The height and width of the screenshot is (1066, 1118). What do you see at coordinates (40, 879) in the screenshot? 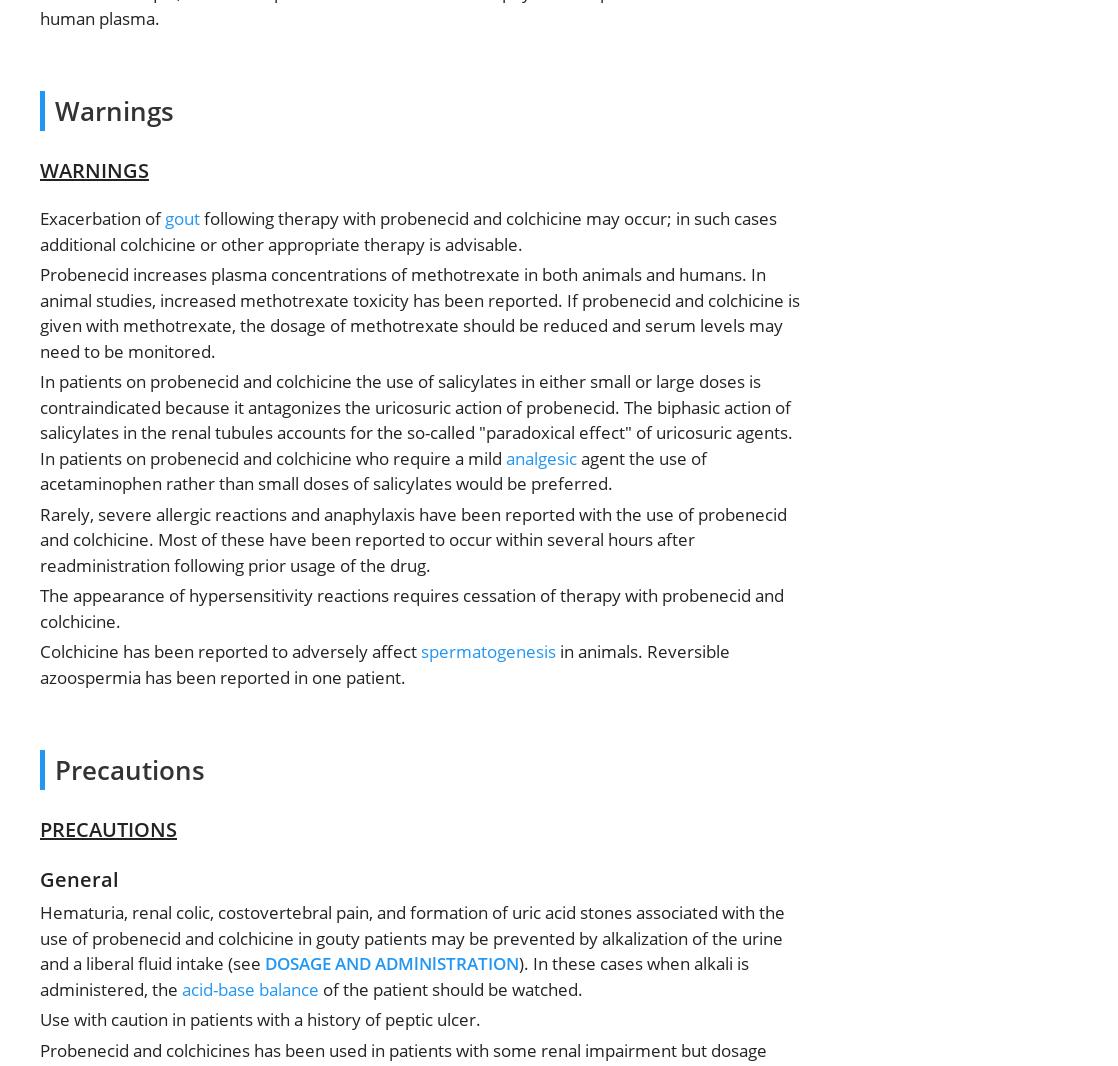
I see `'General'` at bounding box center [40, 879].